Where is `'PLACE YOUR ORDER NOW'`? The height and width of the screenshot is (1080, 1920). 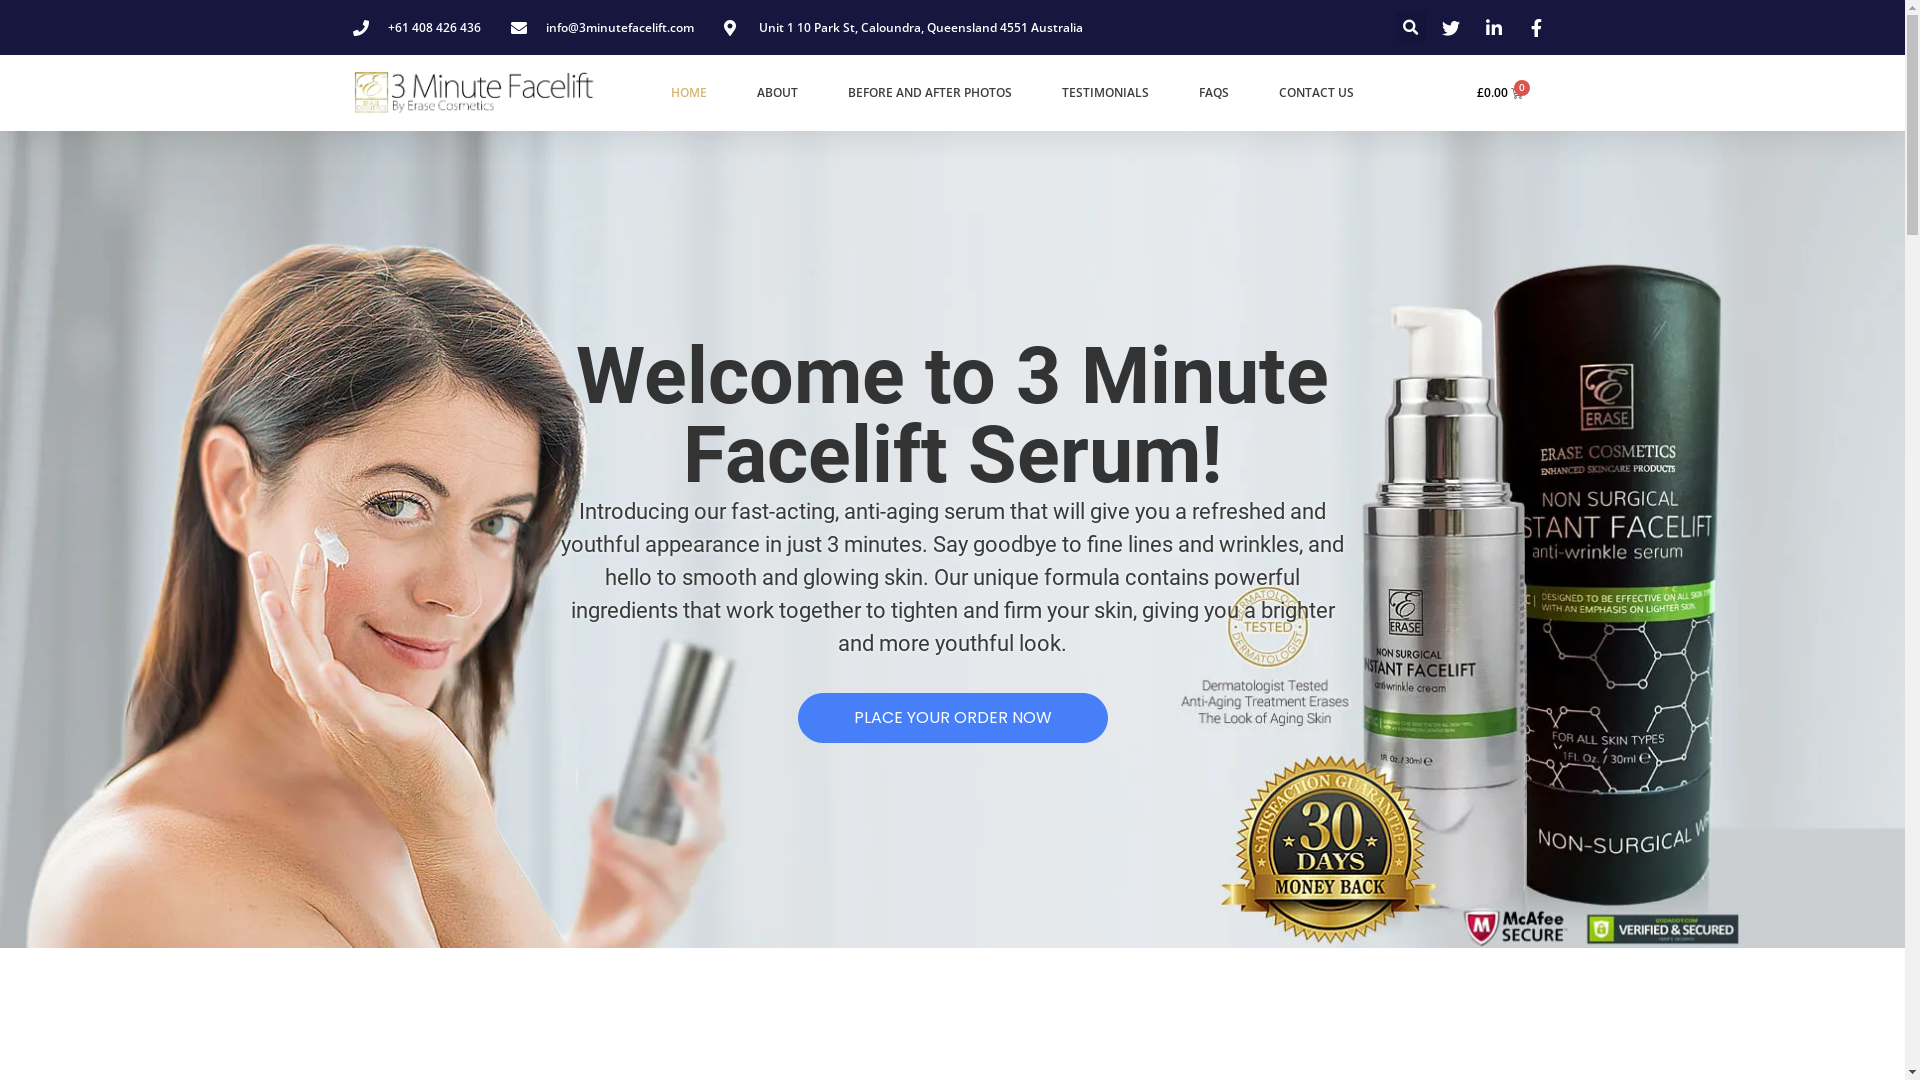
'PLACE YOUR ORDER NOW' is located at coordinates (952, 716).